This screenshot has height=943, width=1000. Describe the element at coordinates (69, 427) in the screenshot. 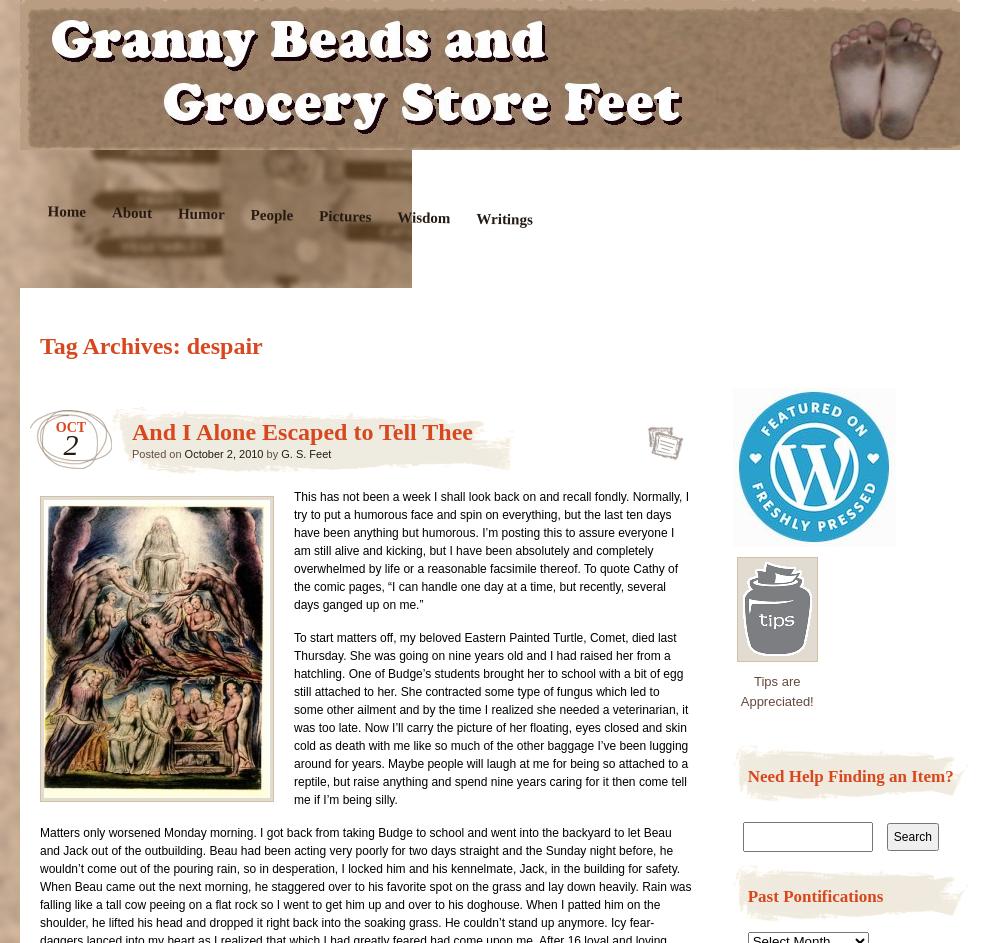

I see `'Oct'` at that location.